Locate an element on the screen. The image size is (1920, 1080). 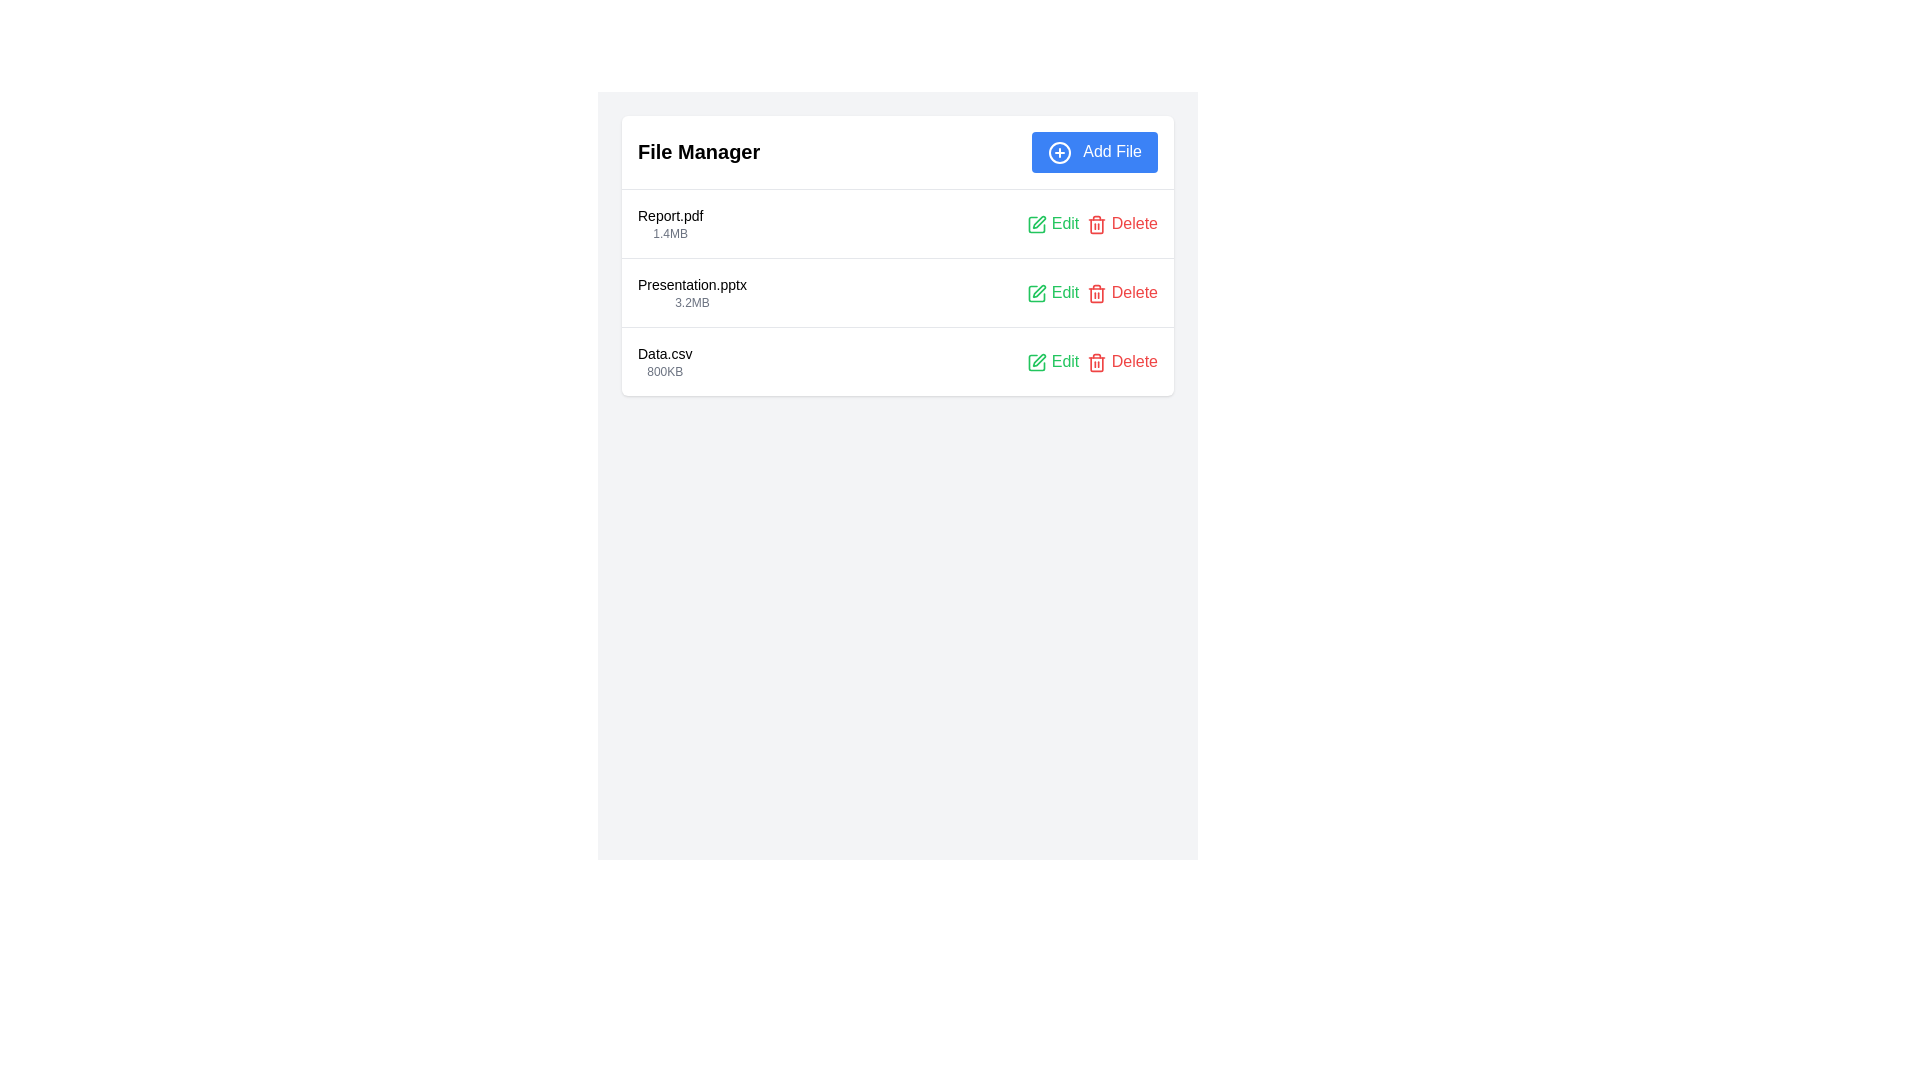
the edit icon for the file 'Data.csv' is located at coordinates (1037, 362).